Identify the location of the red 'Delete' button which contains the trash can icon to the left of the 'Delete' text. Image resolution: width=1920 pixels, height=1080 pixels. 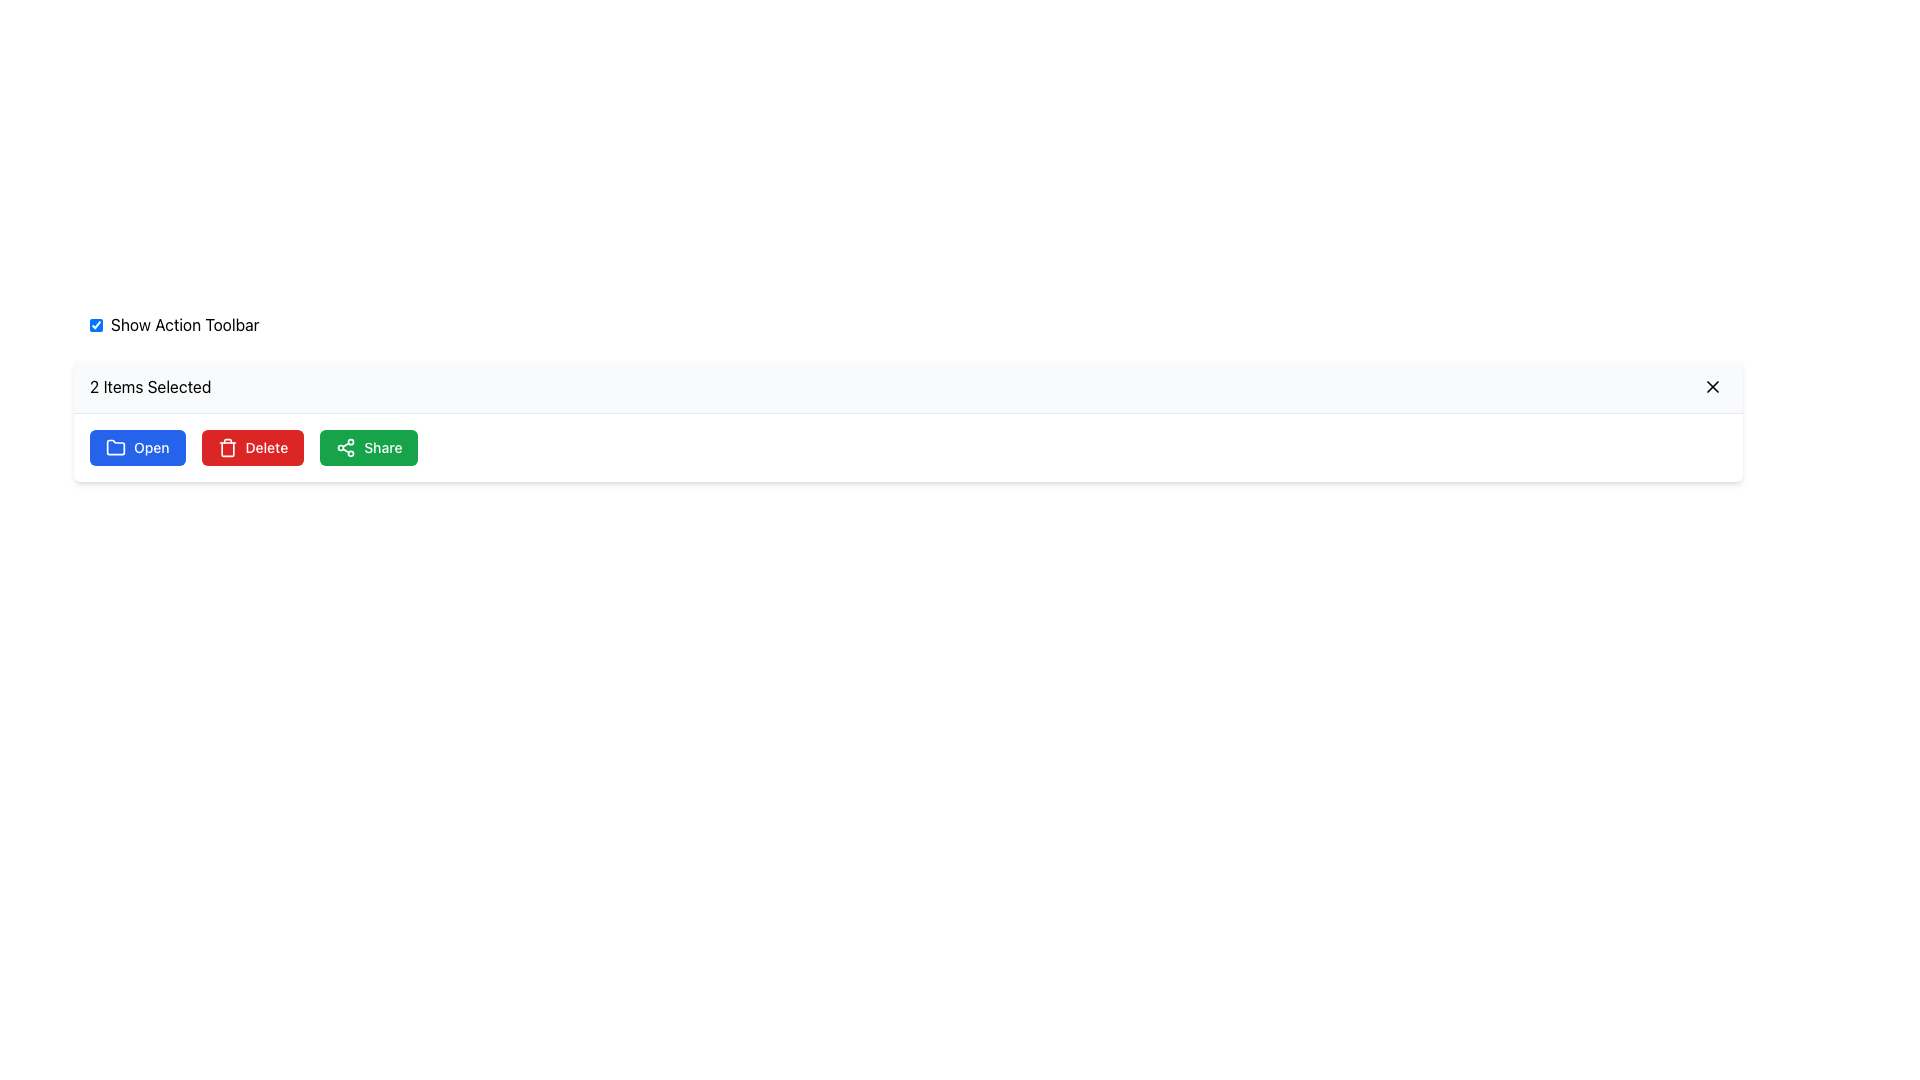
(227, 446).